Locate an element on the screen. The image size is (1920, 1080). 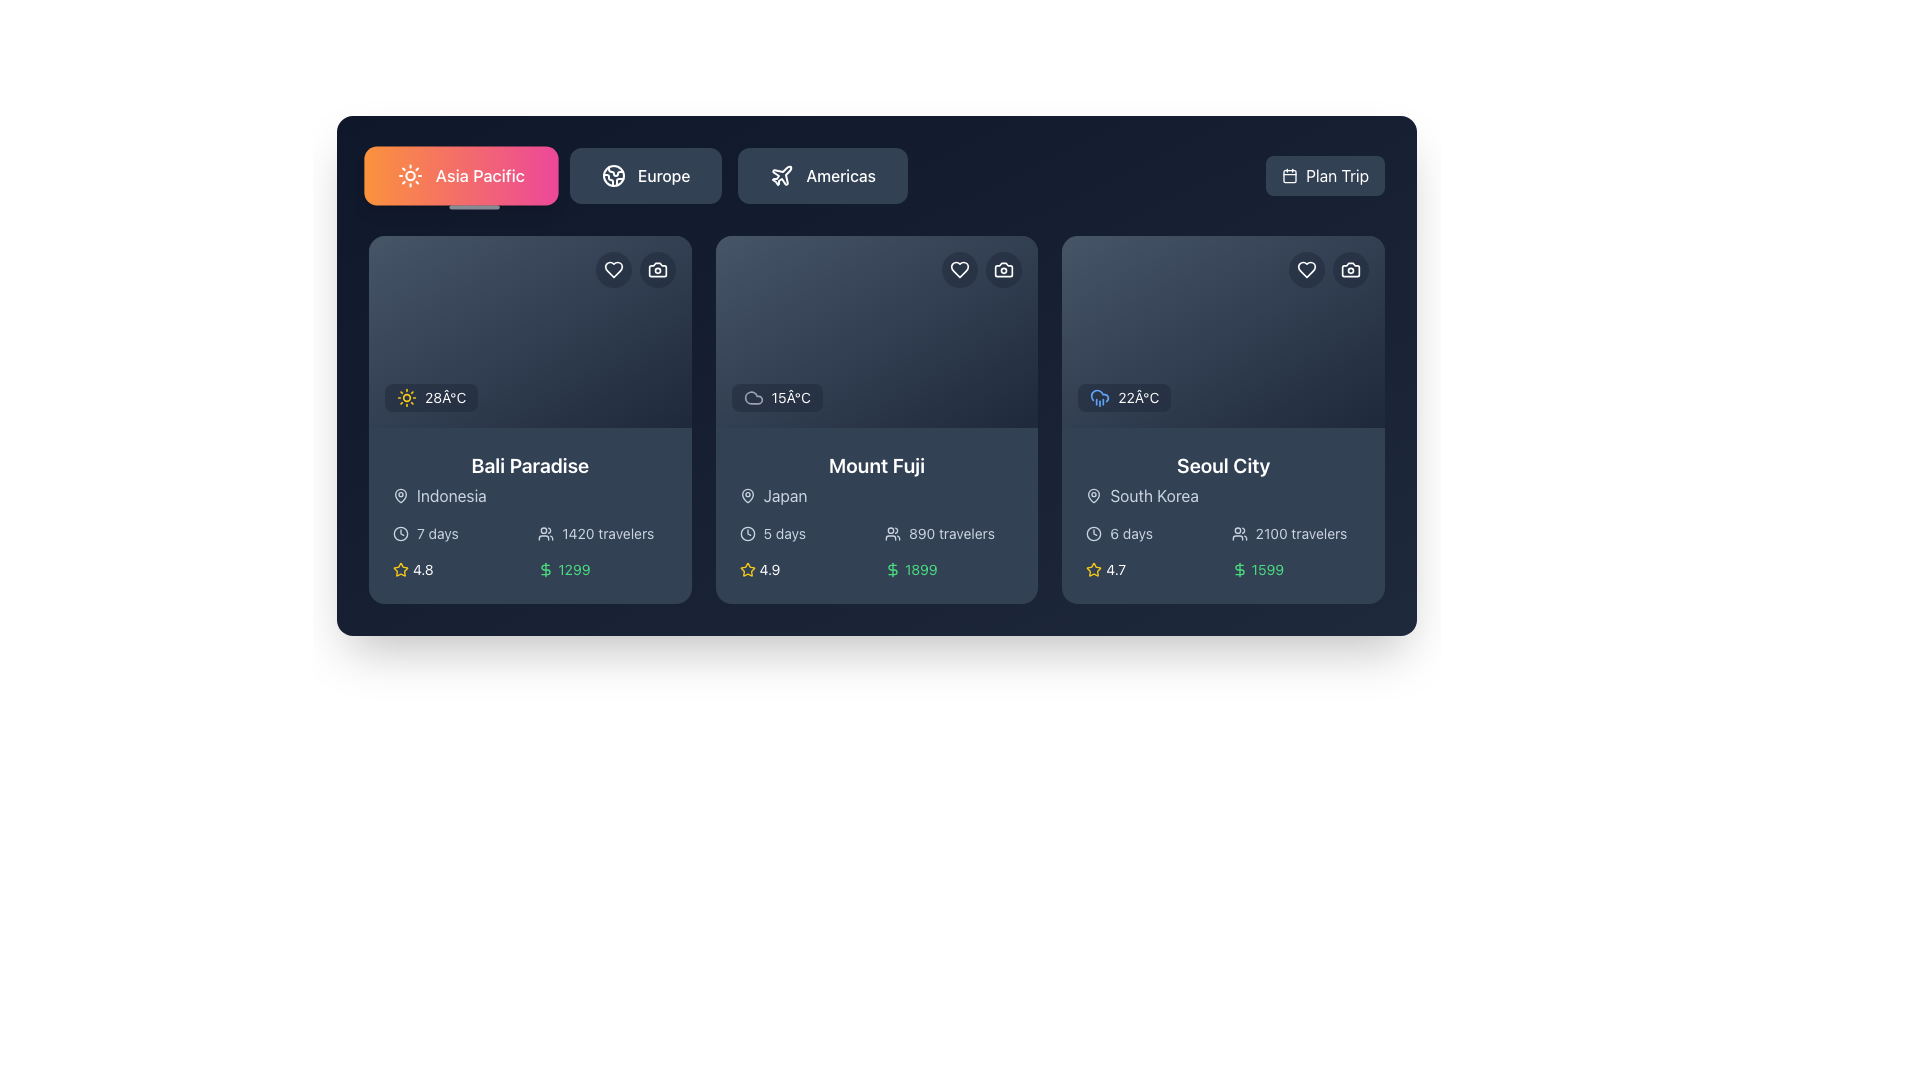
the Rating indicator for 'Bali Paradise' is located at coordinates (456, 570).